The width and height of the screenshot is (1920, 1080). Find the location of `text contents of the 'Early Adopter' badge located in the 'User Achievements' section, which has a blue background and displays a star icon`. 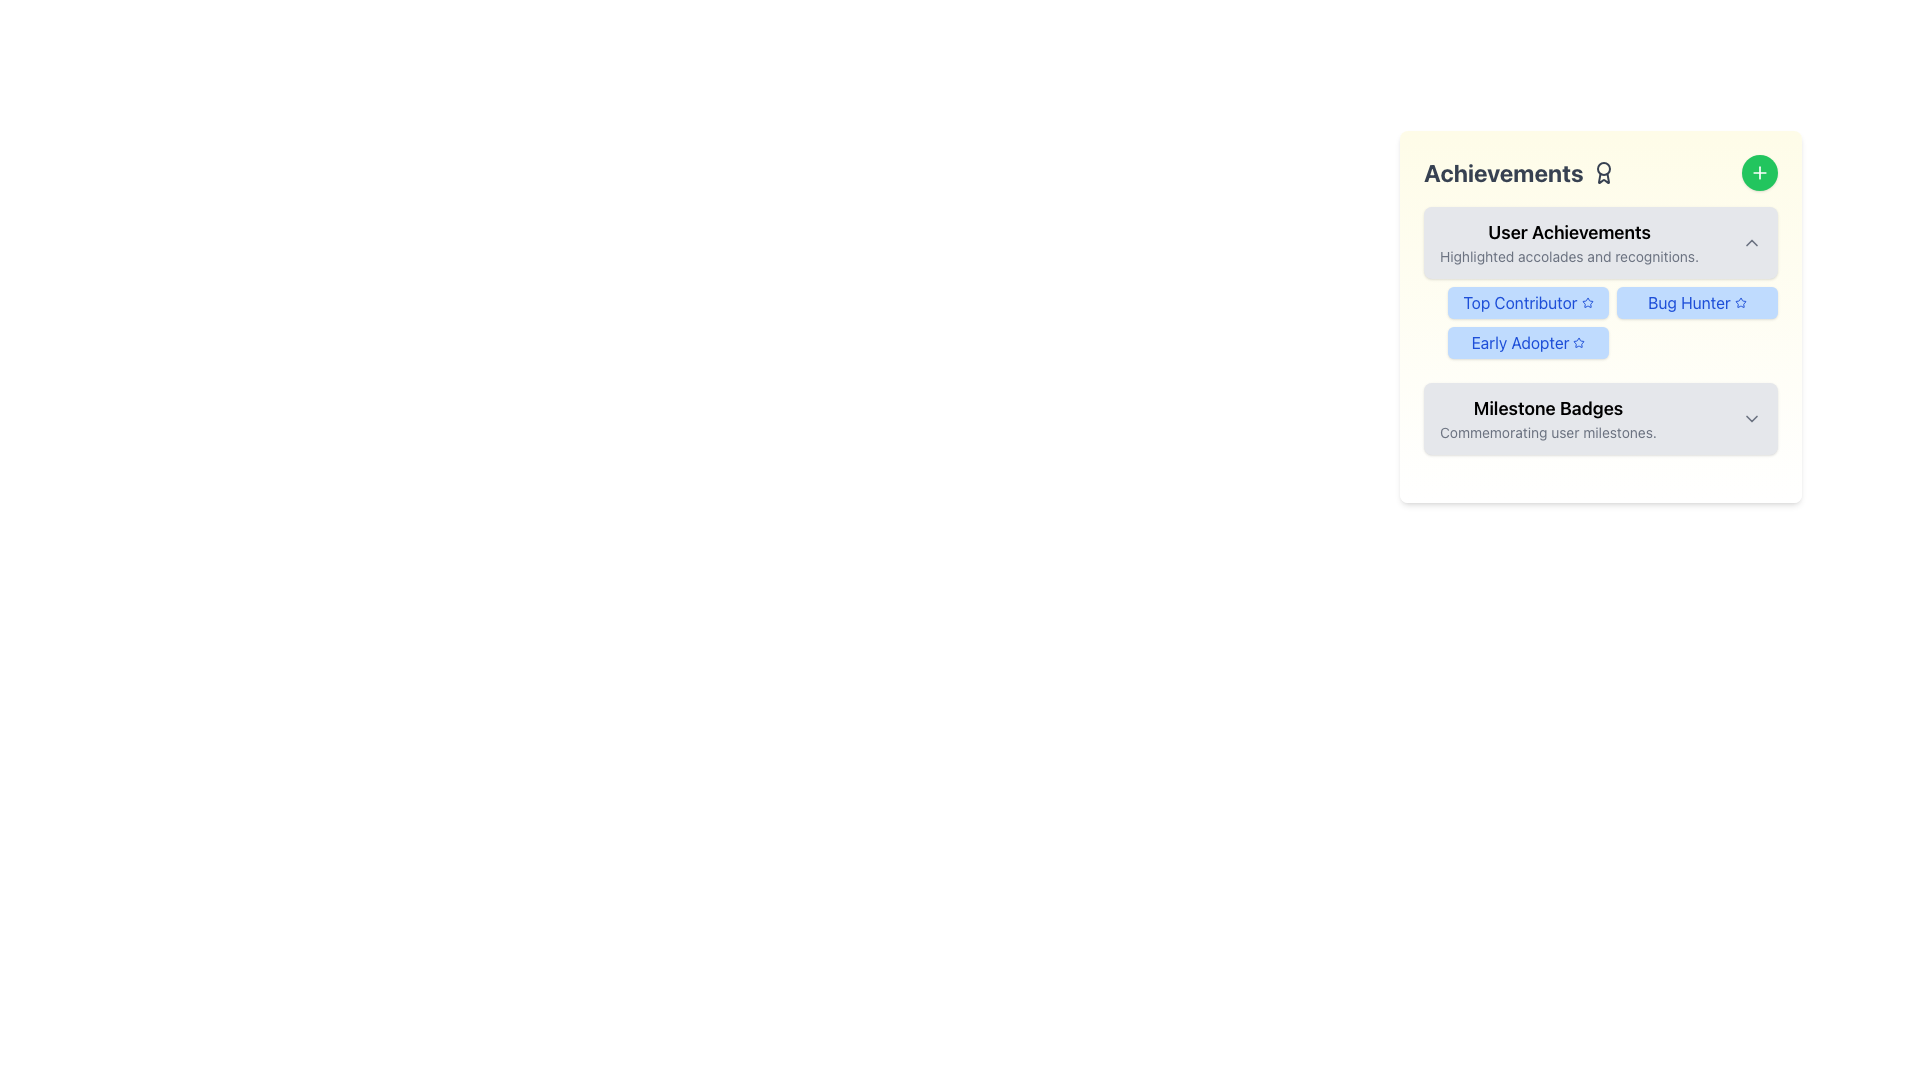

text contents of the 'Early Adopter' badge located in the 'User Achievements' section, which has a blue background and displays a star icon is located at coordinates (1527, 342).